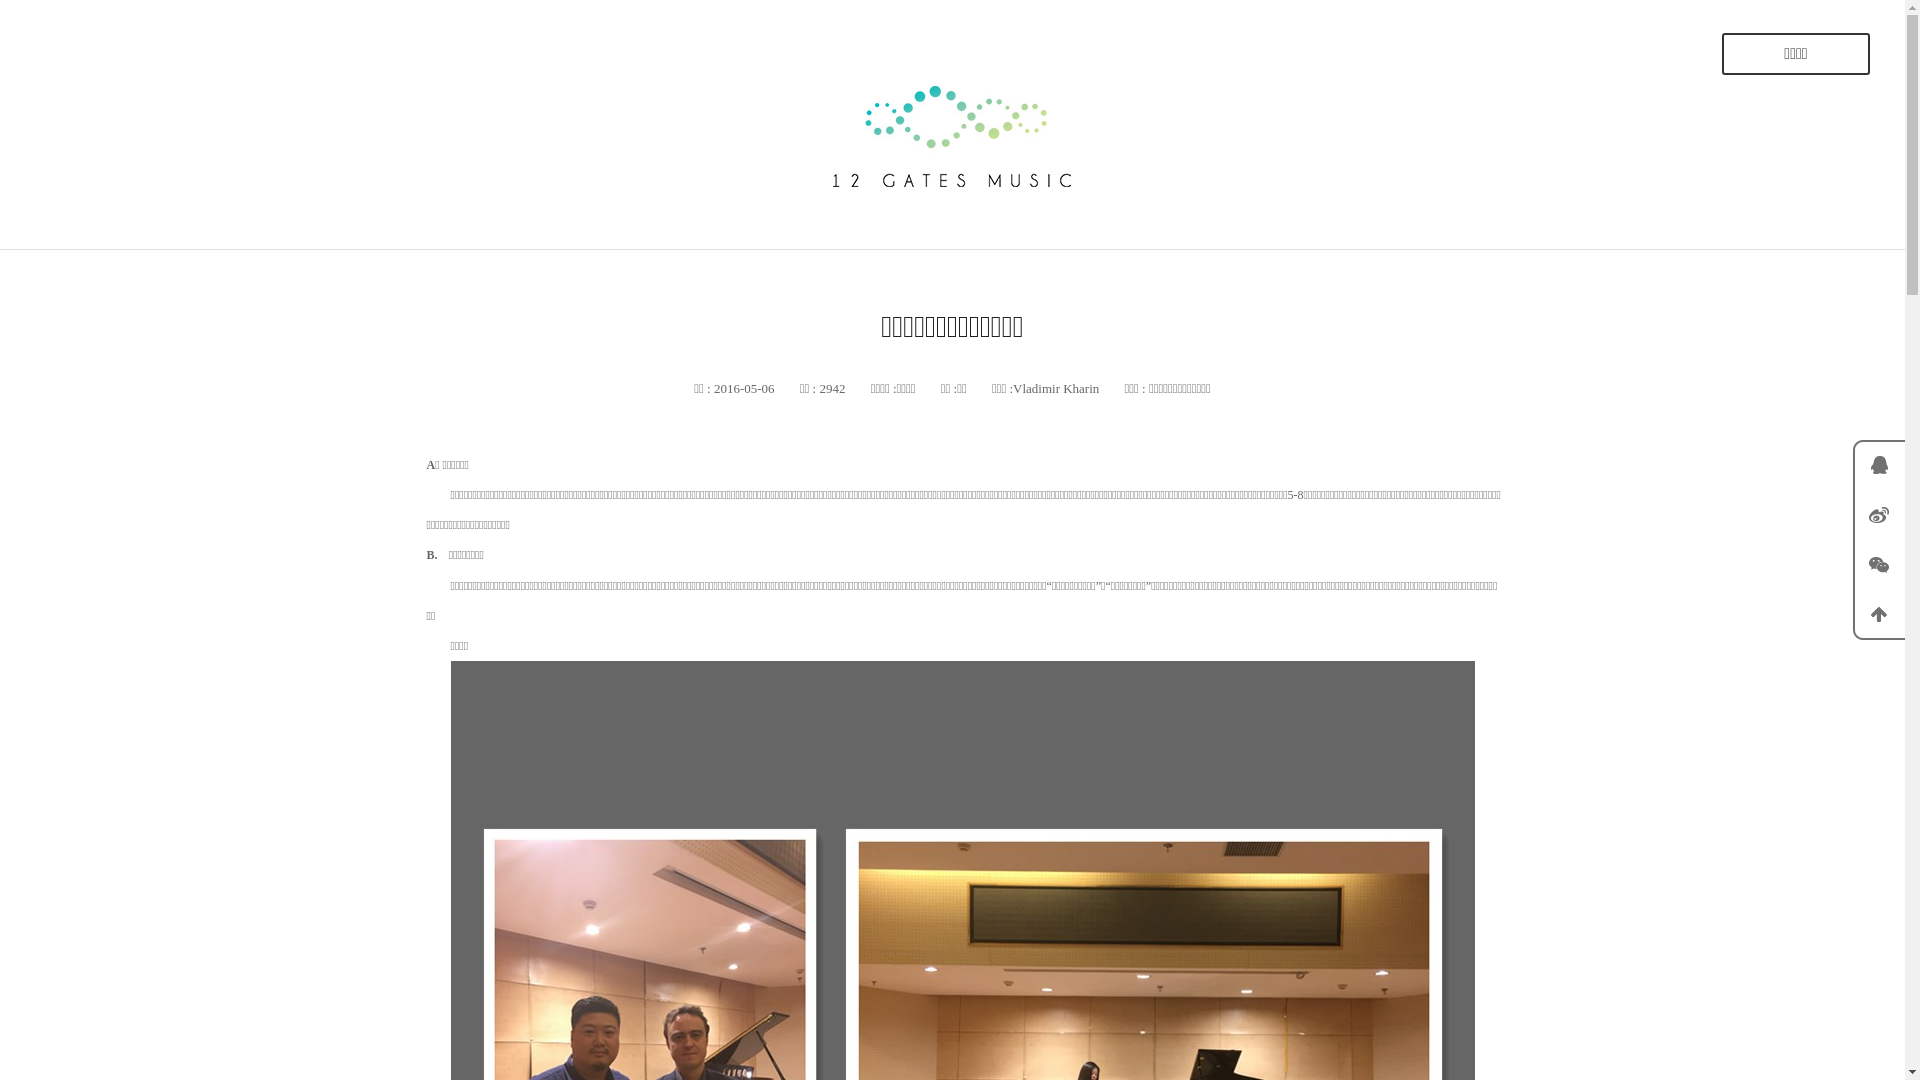 Image resolution: width=1920 pixels, height=1080 pixels. Describe the element at coordinates (742, 388) in the screenshot. I see `'2016-05-06'` at that location.